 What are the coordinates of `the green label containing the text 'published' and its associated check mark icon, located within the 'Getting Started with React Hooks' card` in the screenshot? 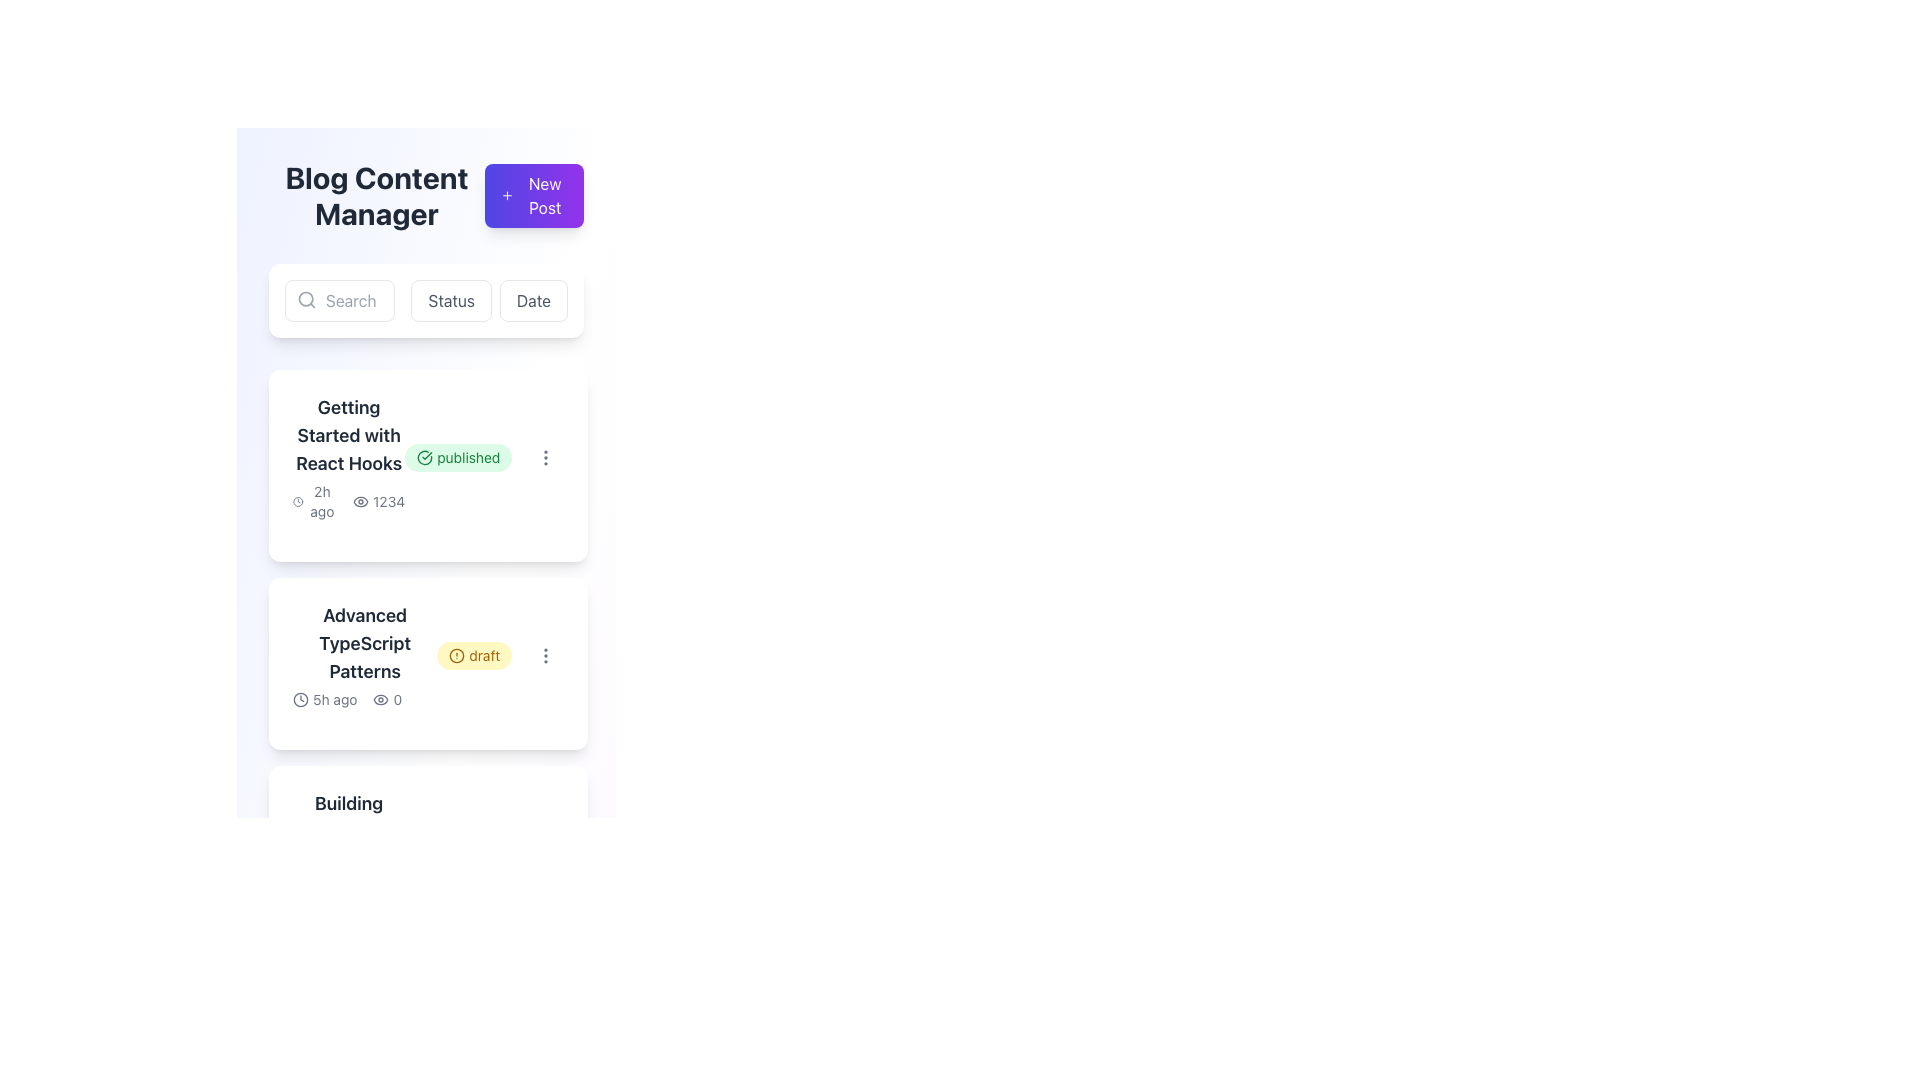 It's located at (484, 458).